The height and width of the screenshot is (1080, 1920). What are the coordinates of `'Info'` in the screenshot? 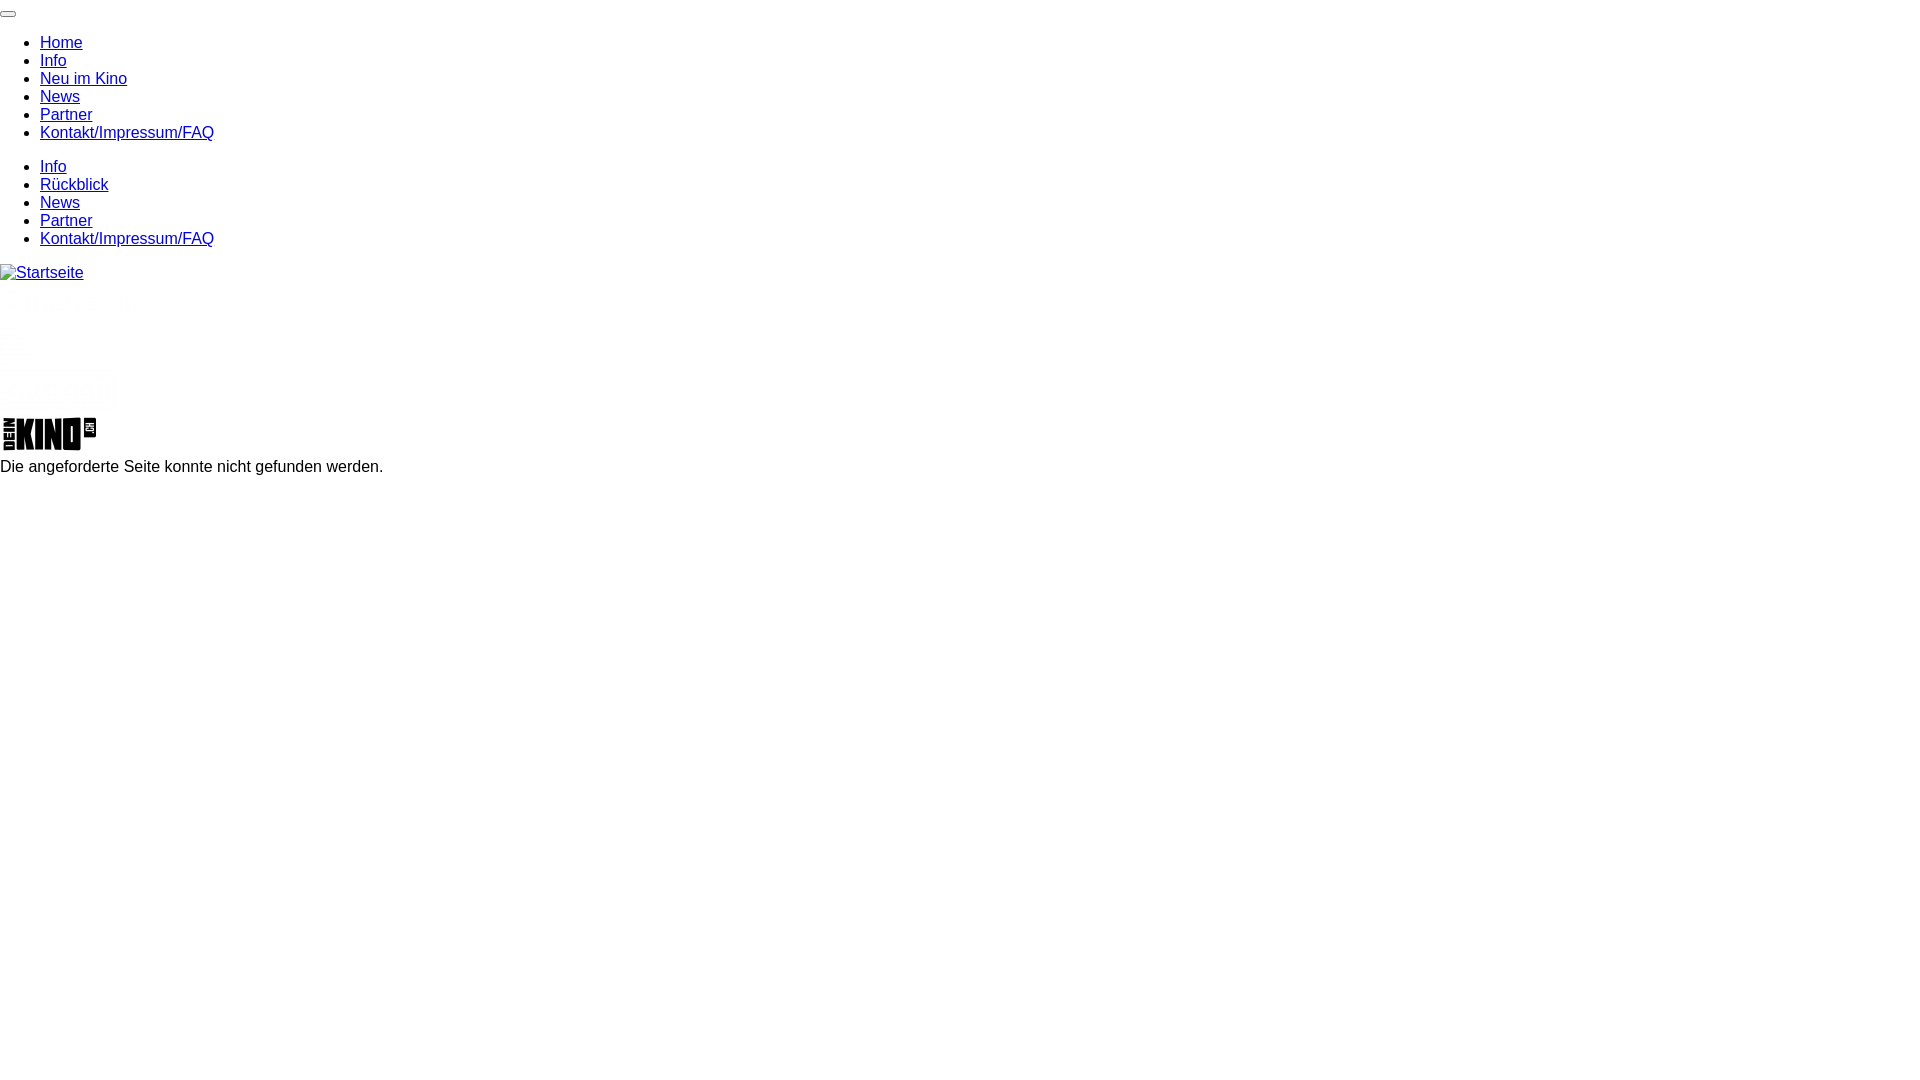 It's located at (39, 165).